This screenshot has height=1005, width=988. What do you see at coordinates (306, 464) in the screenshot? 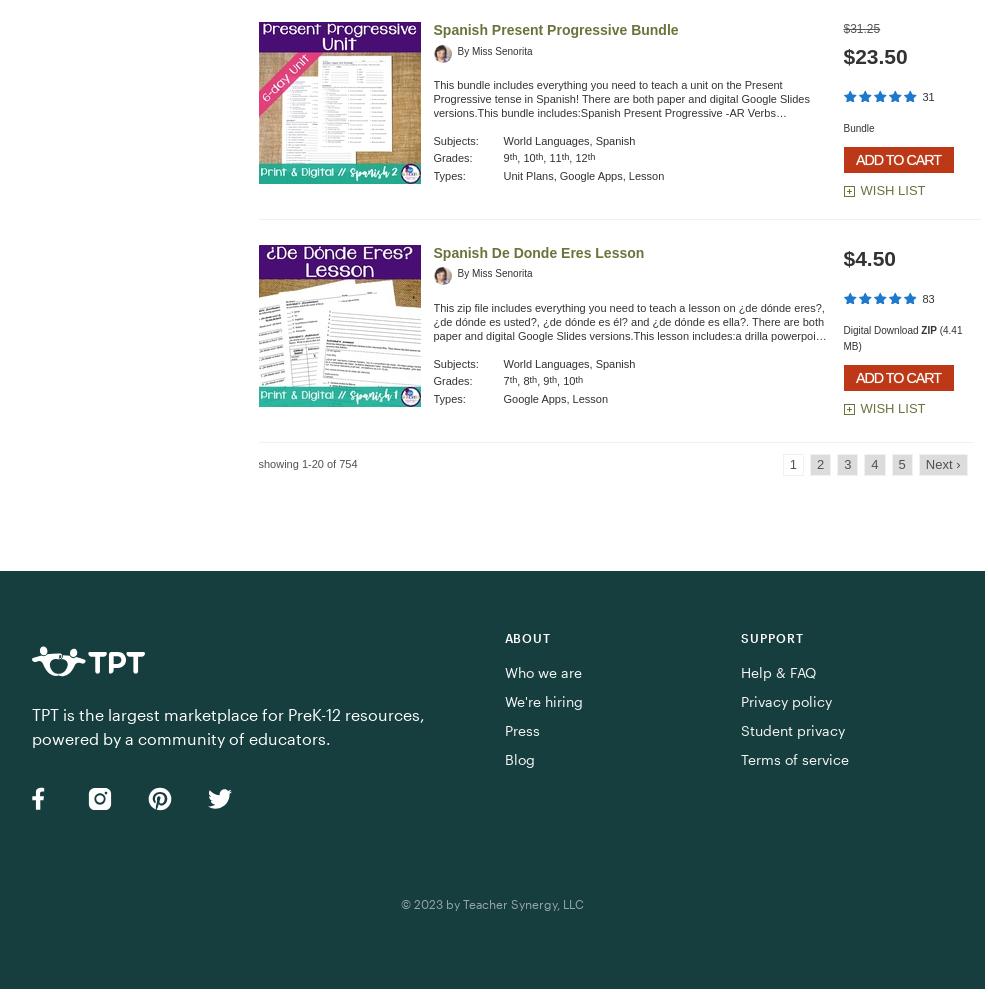
I see `'showing 1-20 of 754'` at bounding box center [306, 464].